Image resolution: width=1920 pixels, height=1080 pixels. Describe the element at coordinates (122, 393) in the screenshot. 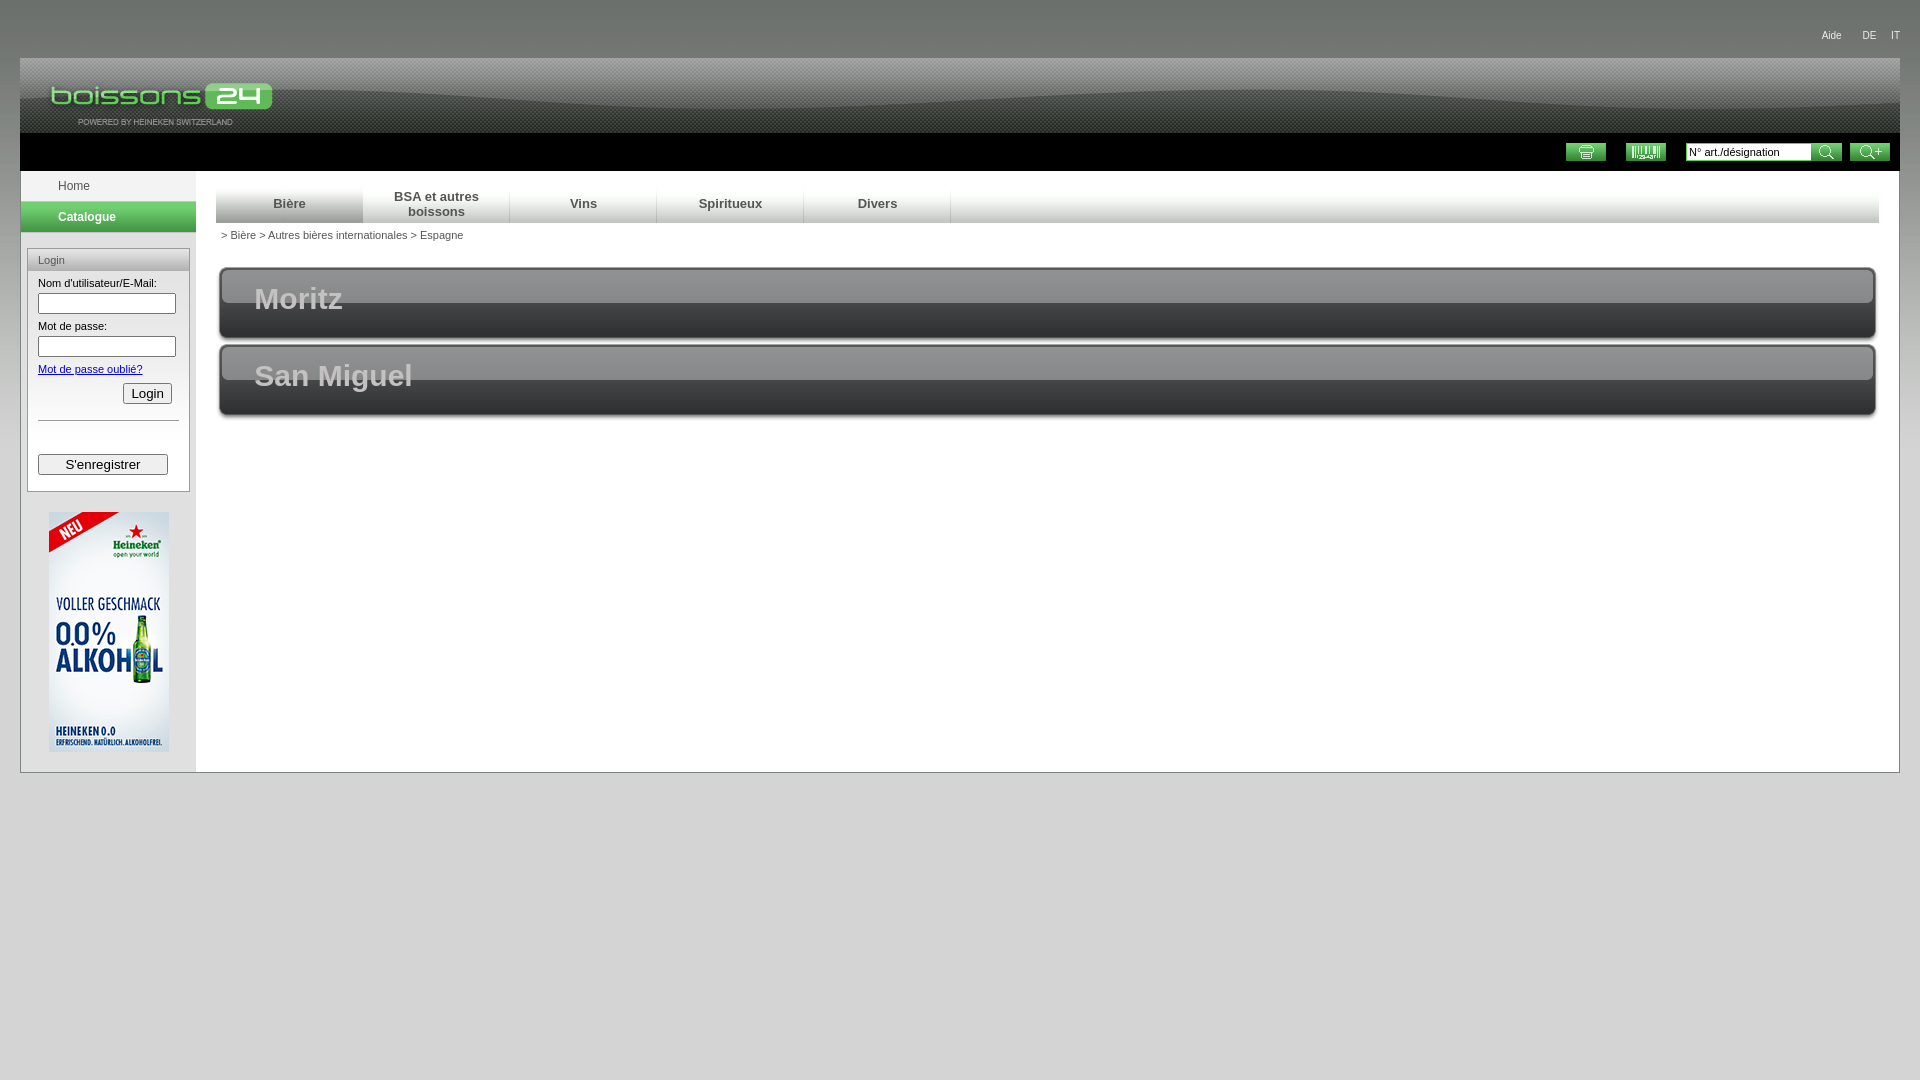

I see `'Login'` at that location.